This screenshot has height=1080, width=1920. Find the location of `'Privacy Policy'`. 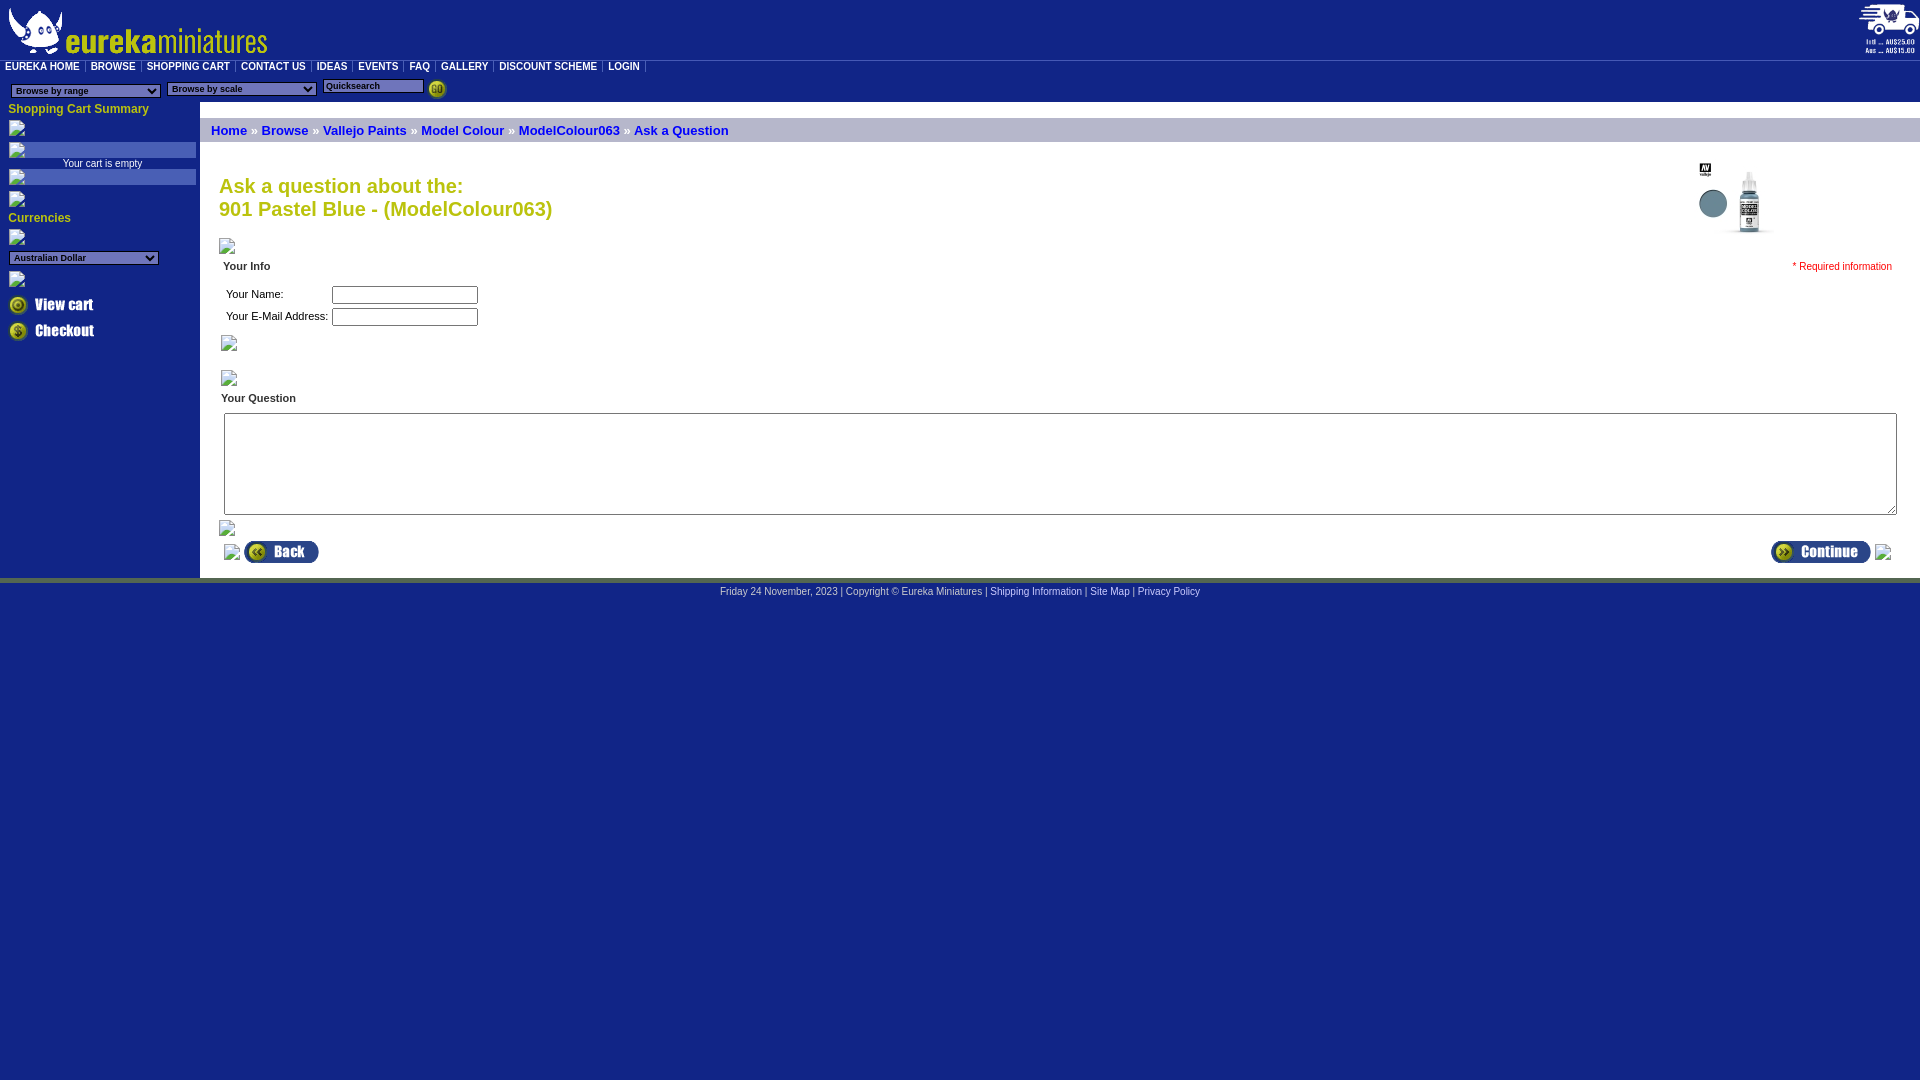

'Privacy Policy' is located at coordinates (1169, 590).